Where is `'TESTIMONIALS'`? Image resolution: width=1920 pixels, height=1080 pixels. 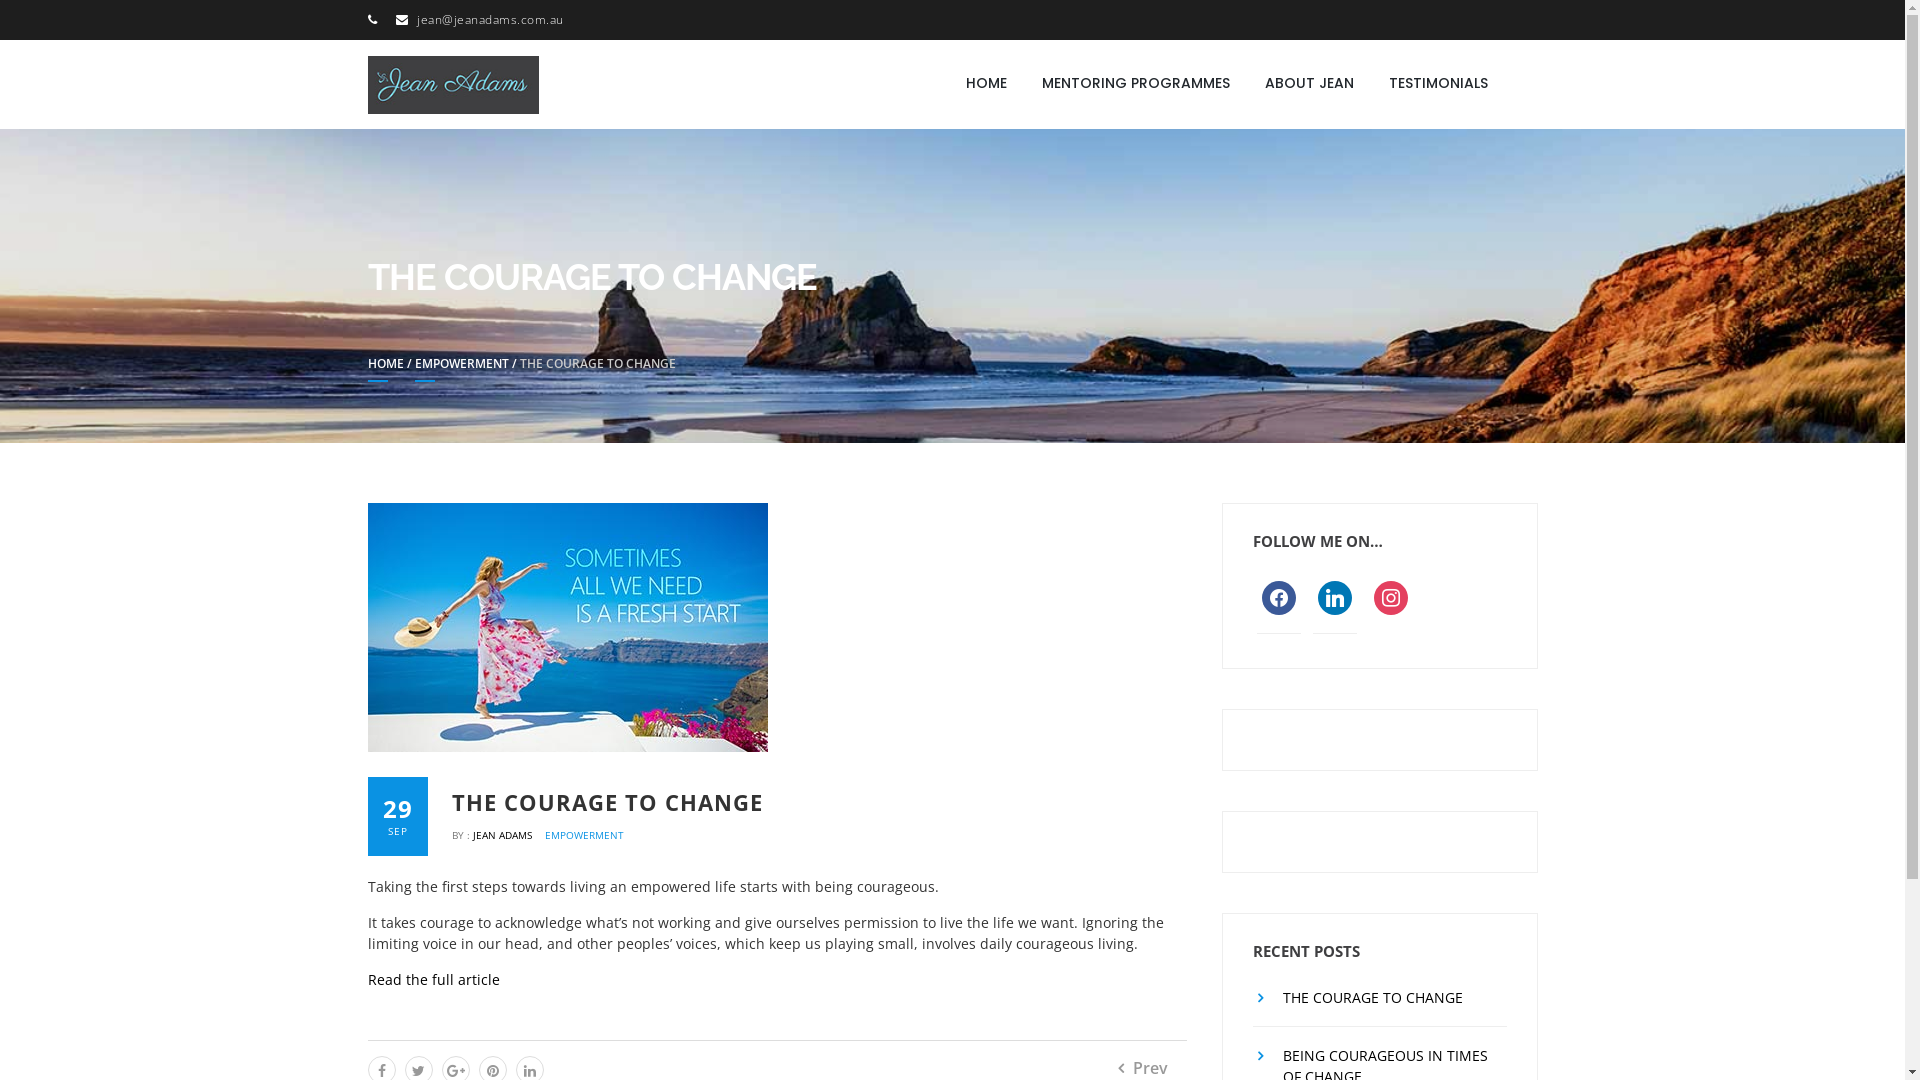 'TESTIMONIALS' is located at coordinates (1437, 82).